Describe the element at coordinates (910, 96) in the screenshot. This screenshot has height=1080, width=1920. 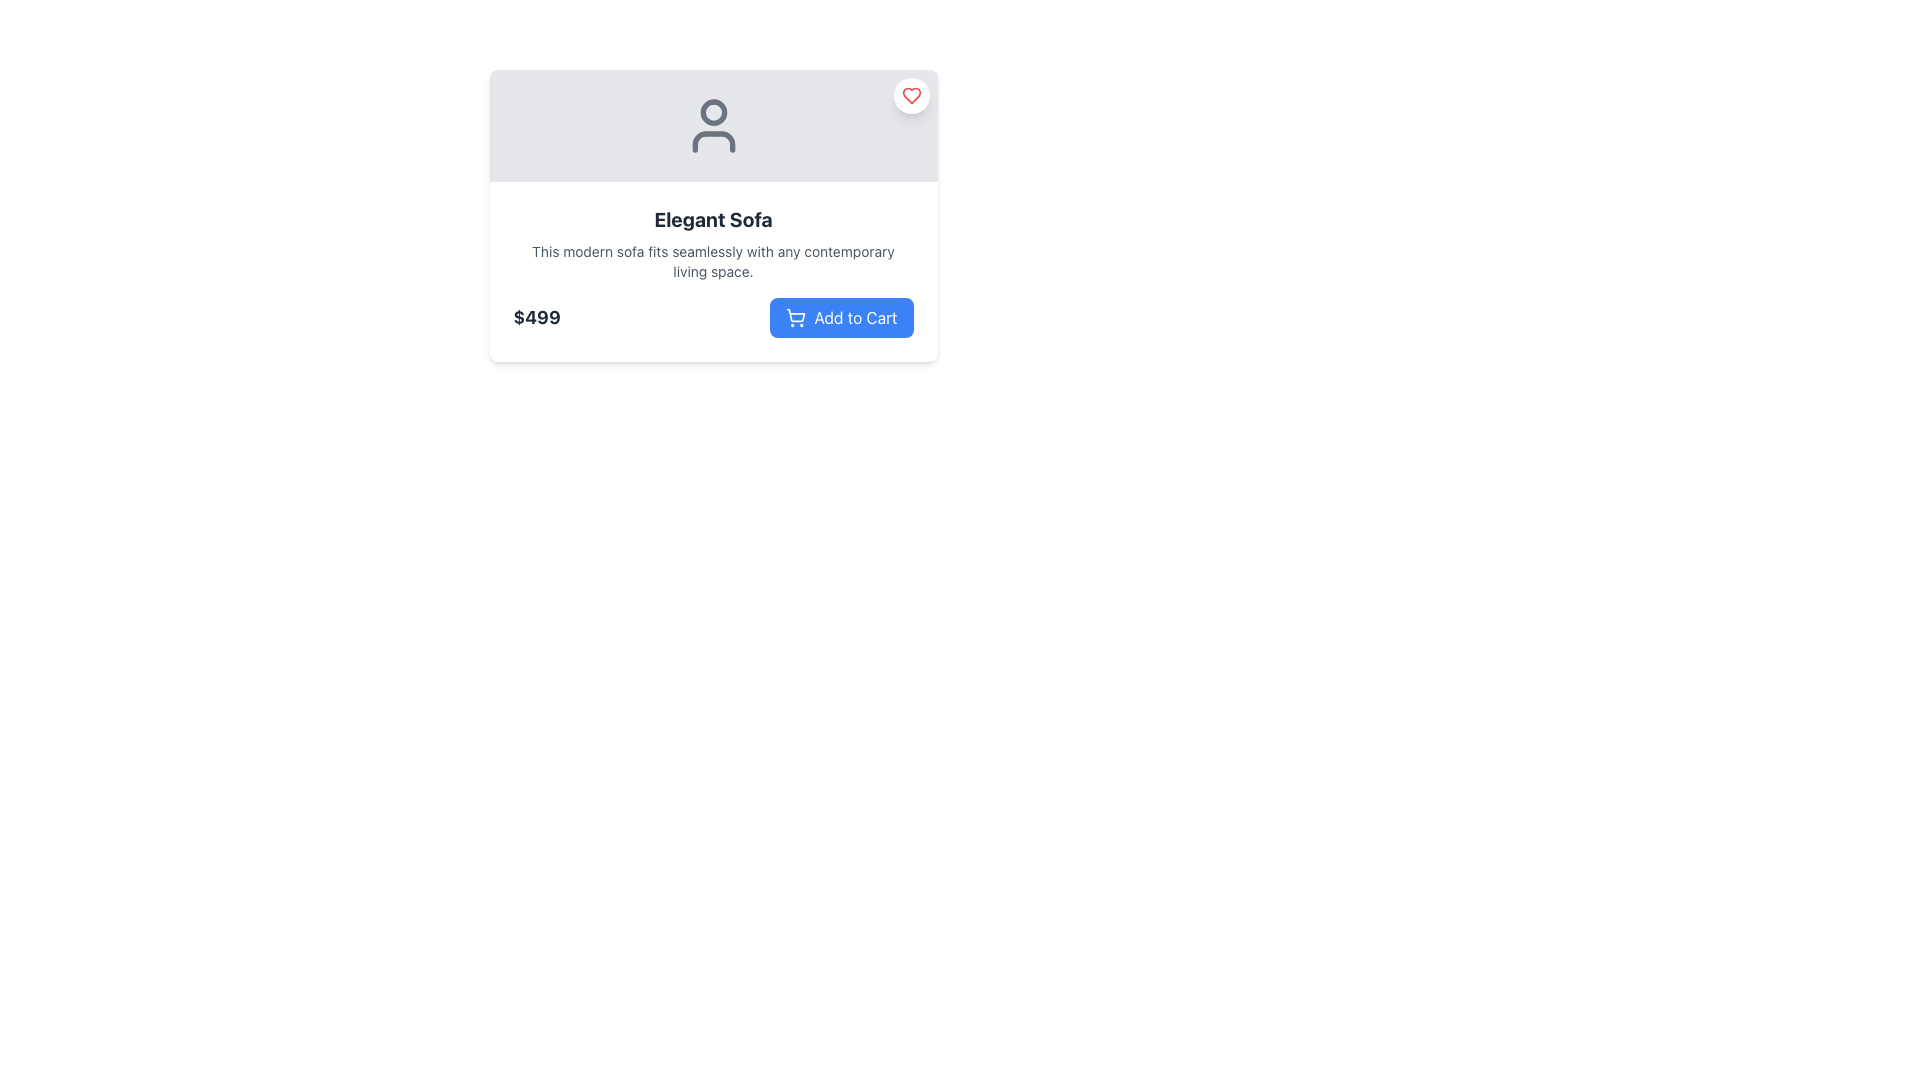
I see `the 'Favorite' or 'Wishlist' button located in the top-right corner of the product card` at that location.